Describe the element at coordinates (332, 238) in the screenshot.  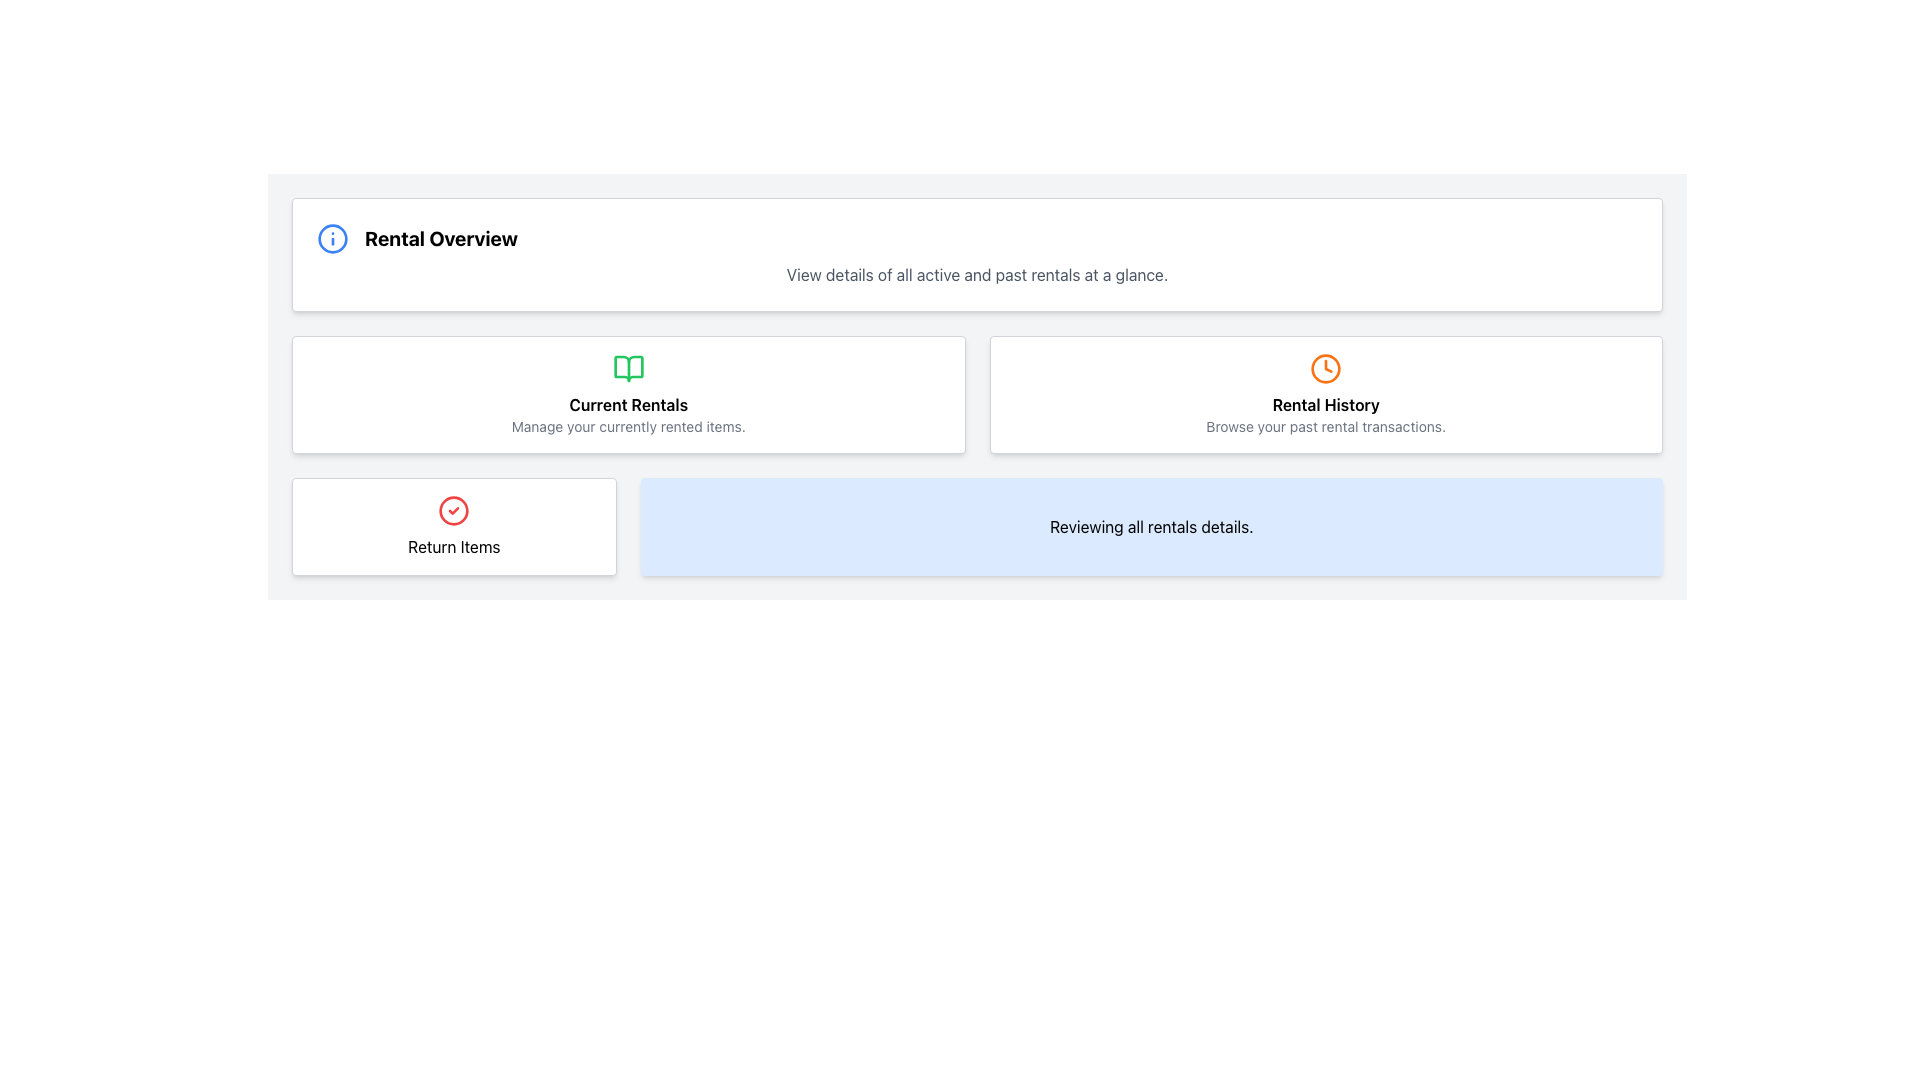
I see `the circular icon located in the top-left corner of the 'Rental Overview' section, which serves as a decorative and functional indicator` at that location.